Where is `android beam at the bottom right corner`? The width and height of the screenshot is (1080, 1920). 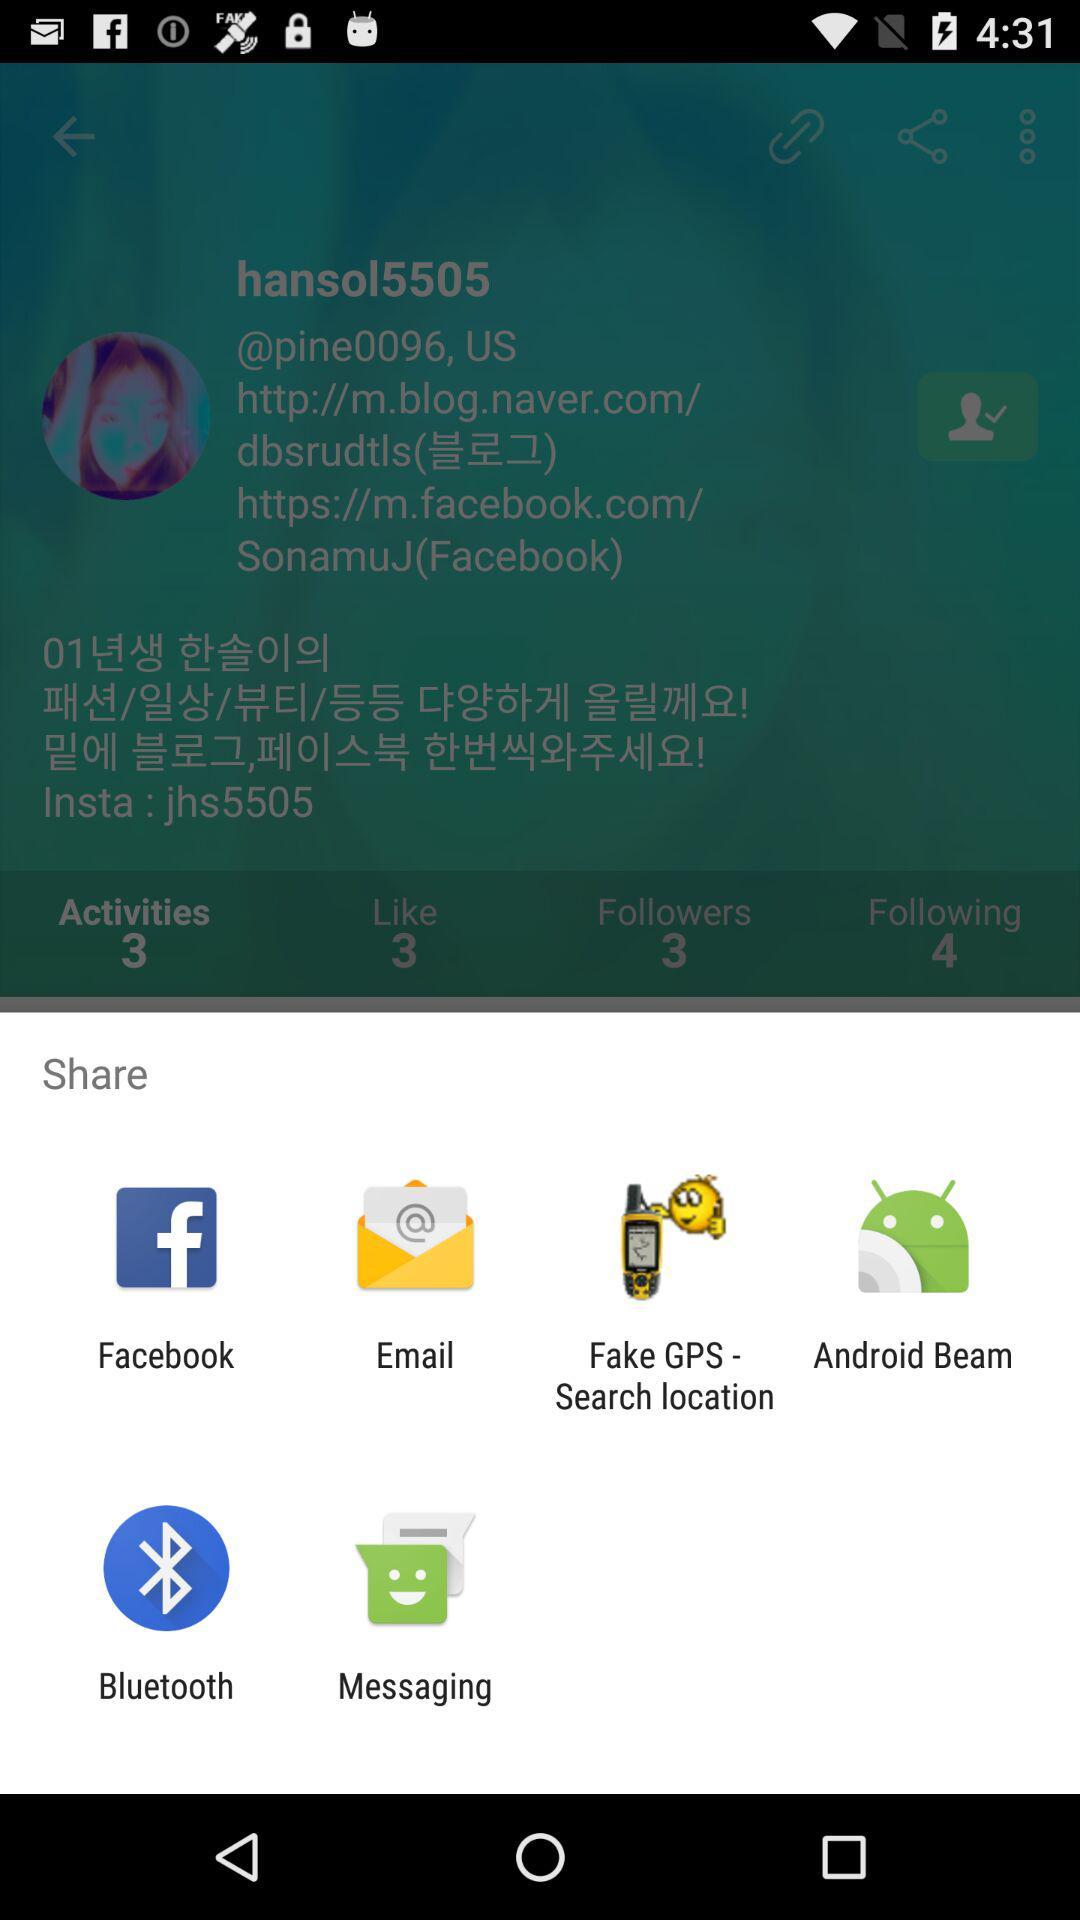 android beam at the bottom right corner is located at coordinates (913, 1374).